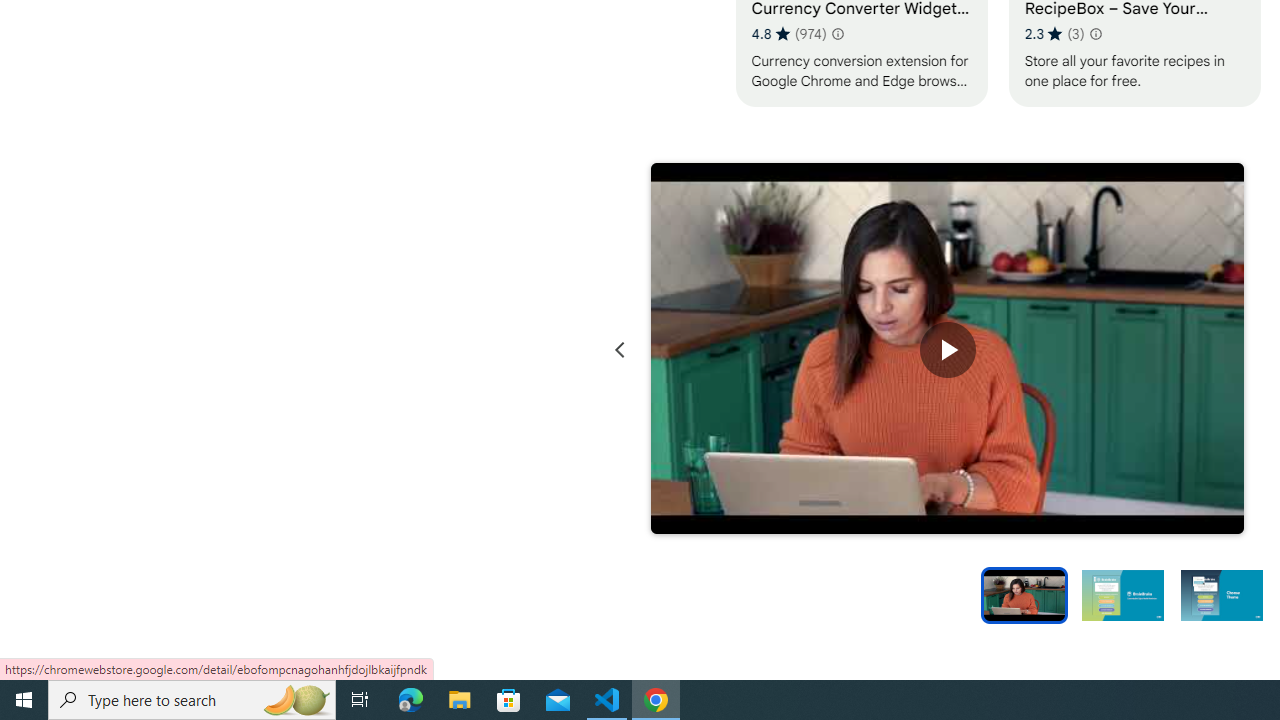  I want to click on 'Preview slide 2', so click(1122, 593).